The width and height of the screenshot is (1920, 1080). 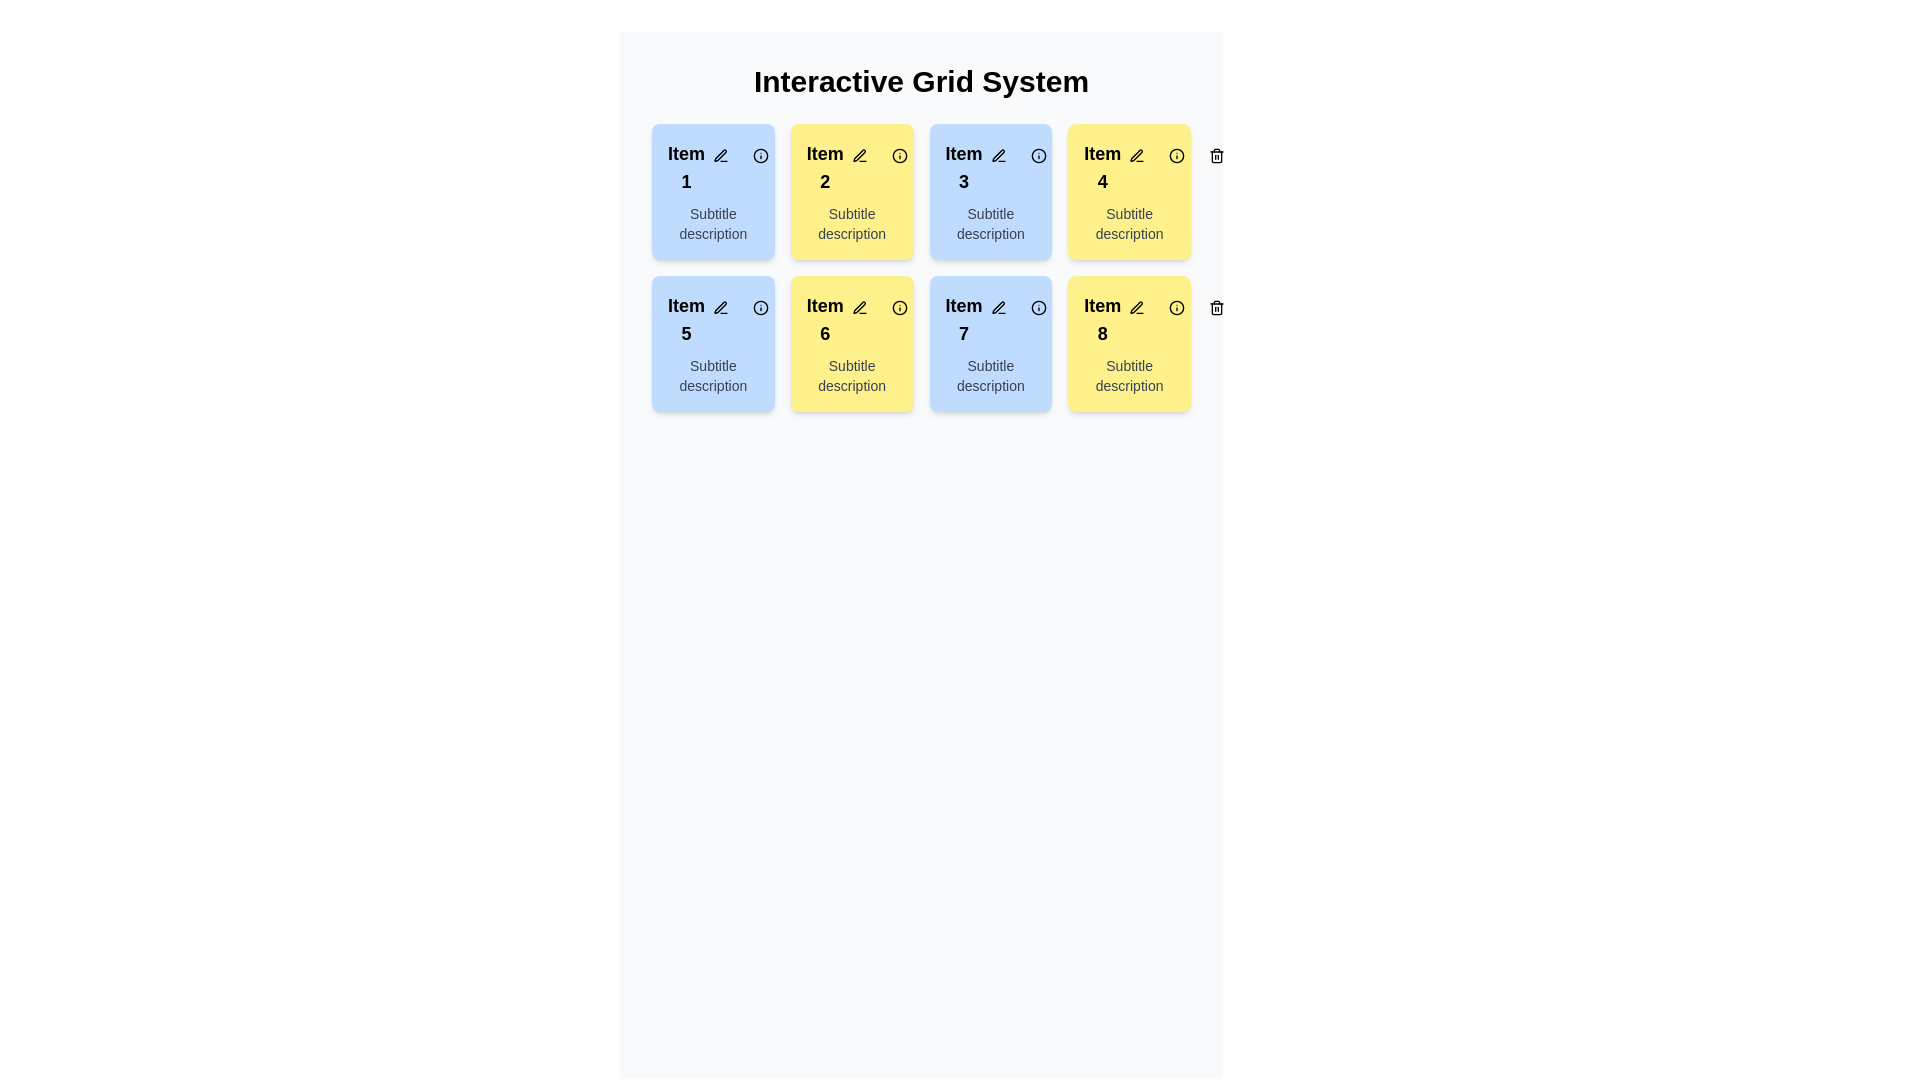 I want to click on the trash bin icon located in the top-right corner of the card labeled 'Item 8', so click(x=1077, y=308).